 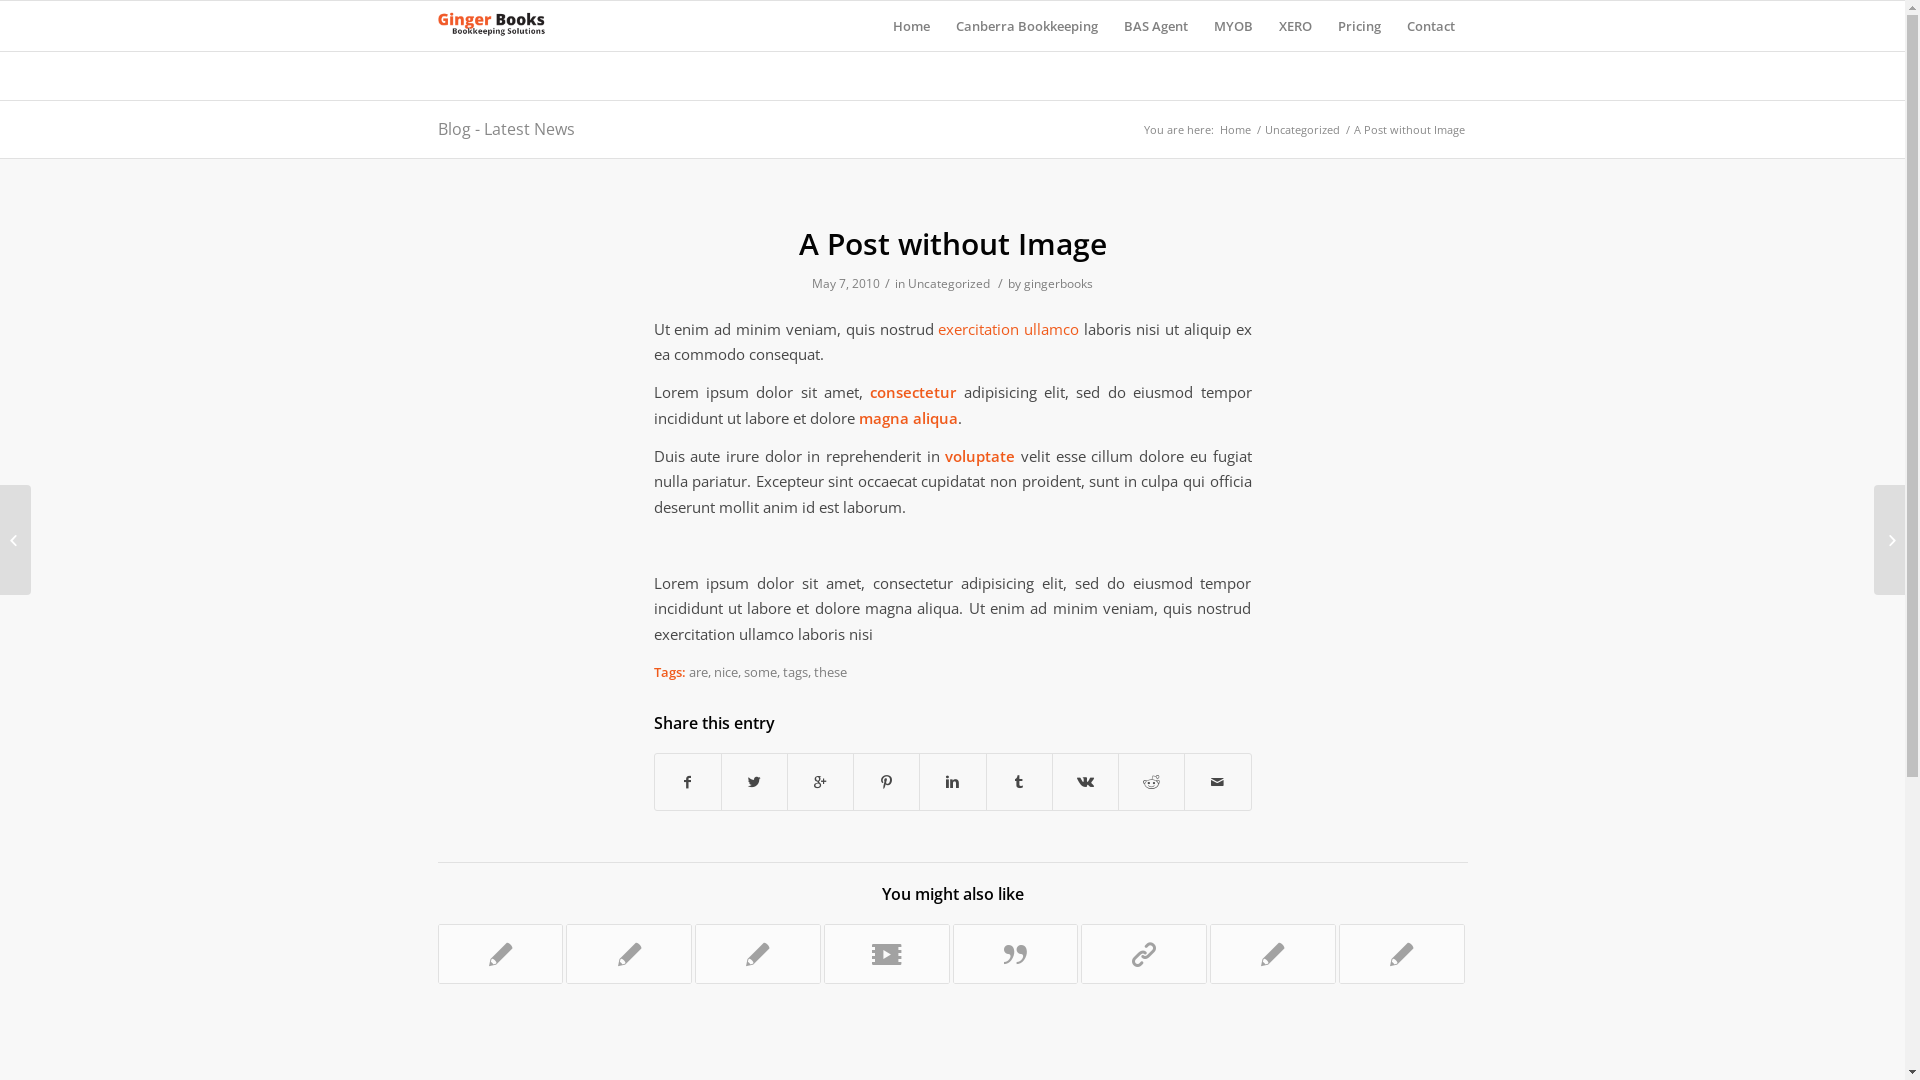 I want to click on 'Uncategorized', so click(x=948, y=283).